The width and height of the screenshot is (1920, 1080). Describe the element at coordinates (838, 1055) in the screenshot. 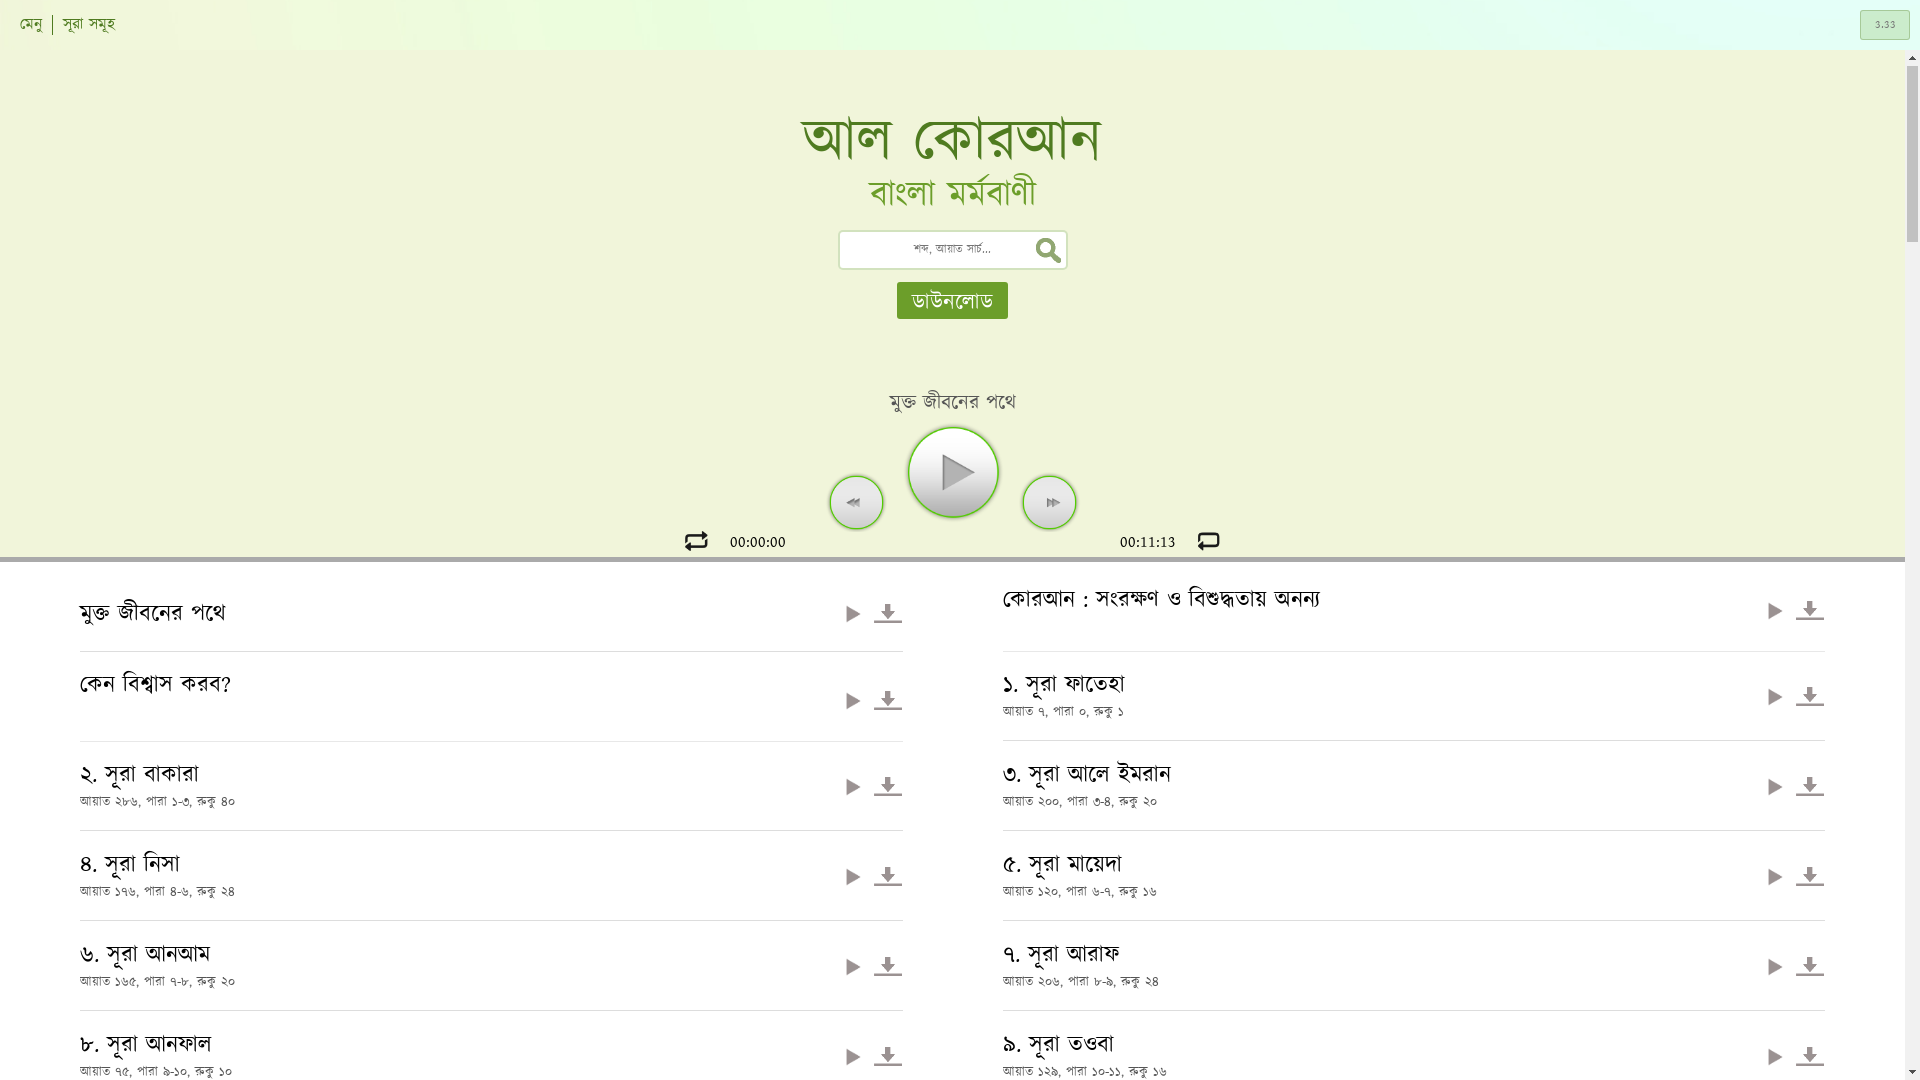

I see `'Play'` at that location.